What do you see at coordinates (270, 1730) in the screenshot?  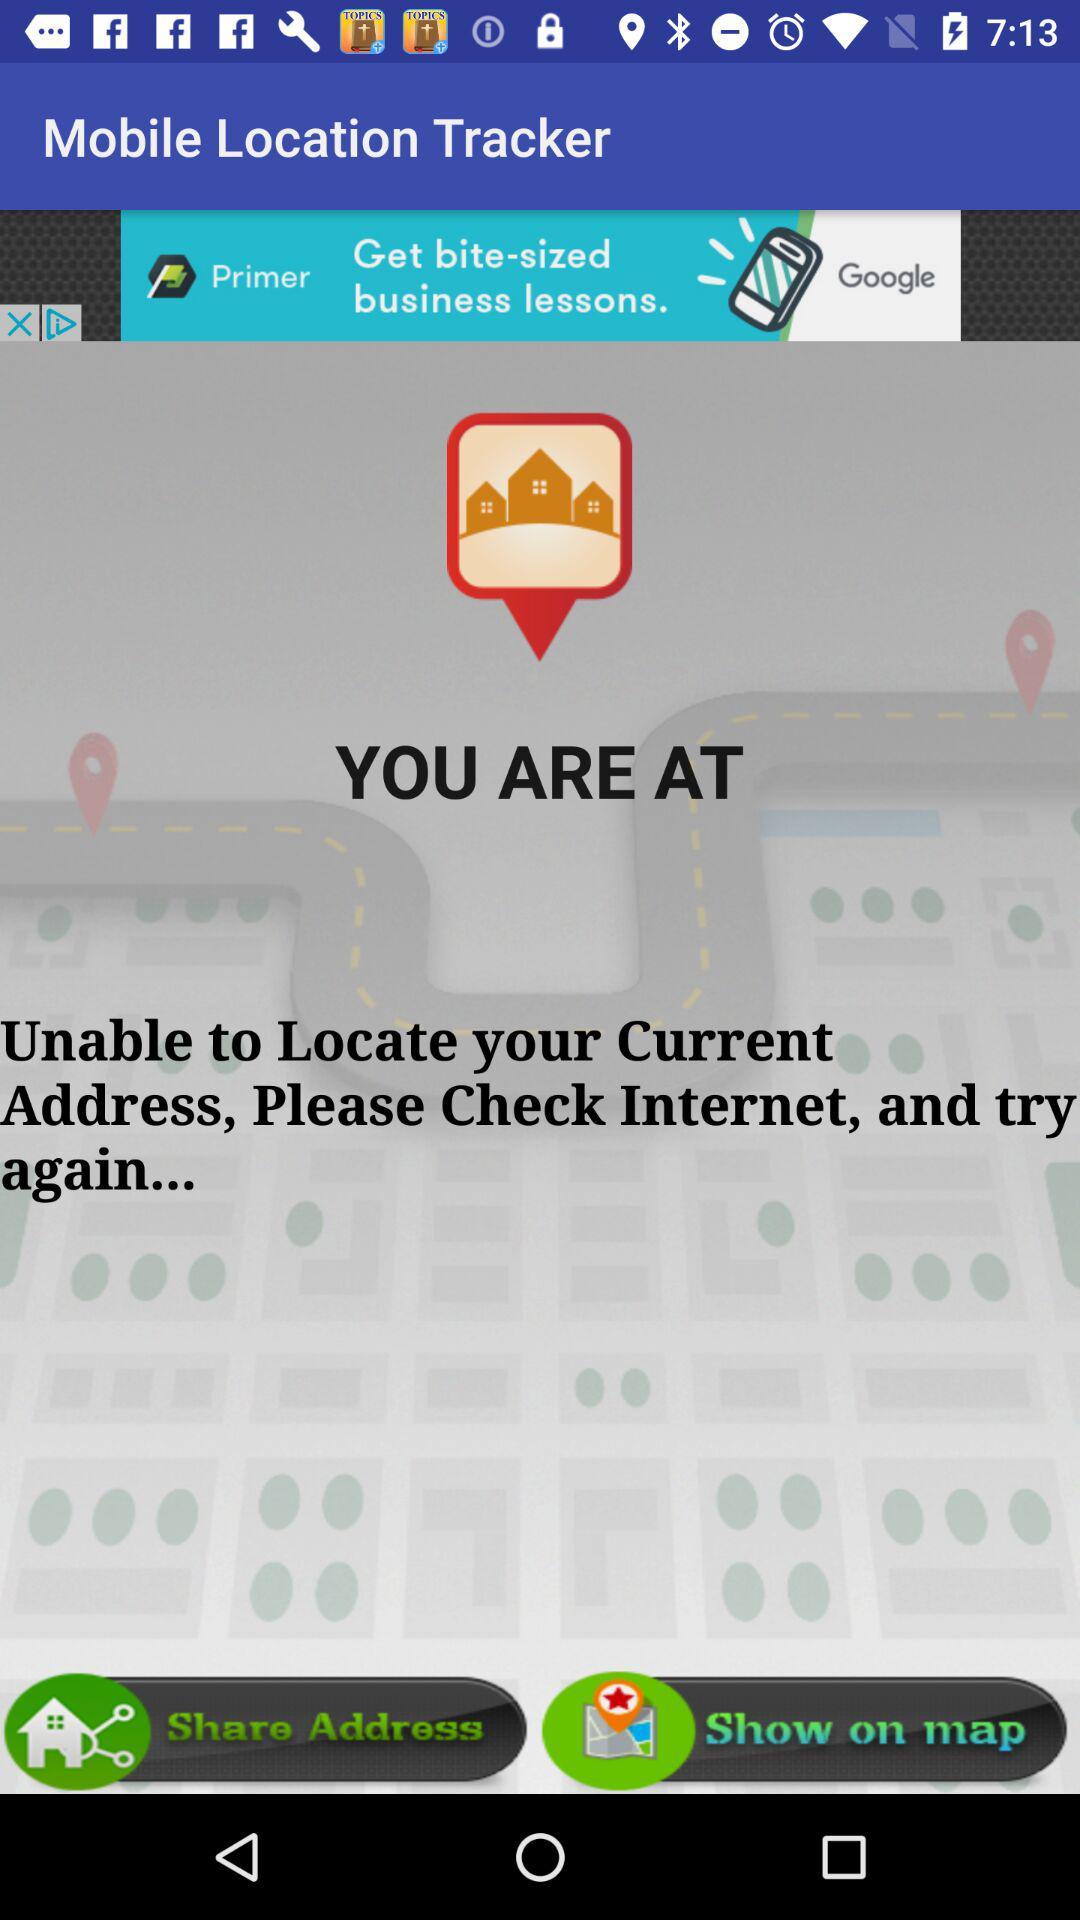 I see `share address` at bounding box center [270, 1730].